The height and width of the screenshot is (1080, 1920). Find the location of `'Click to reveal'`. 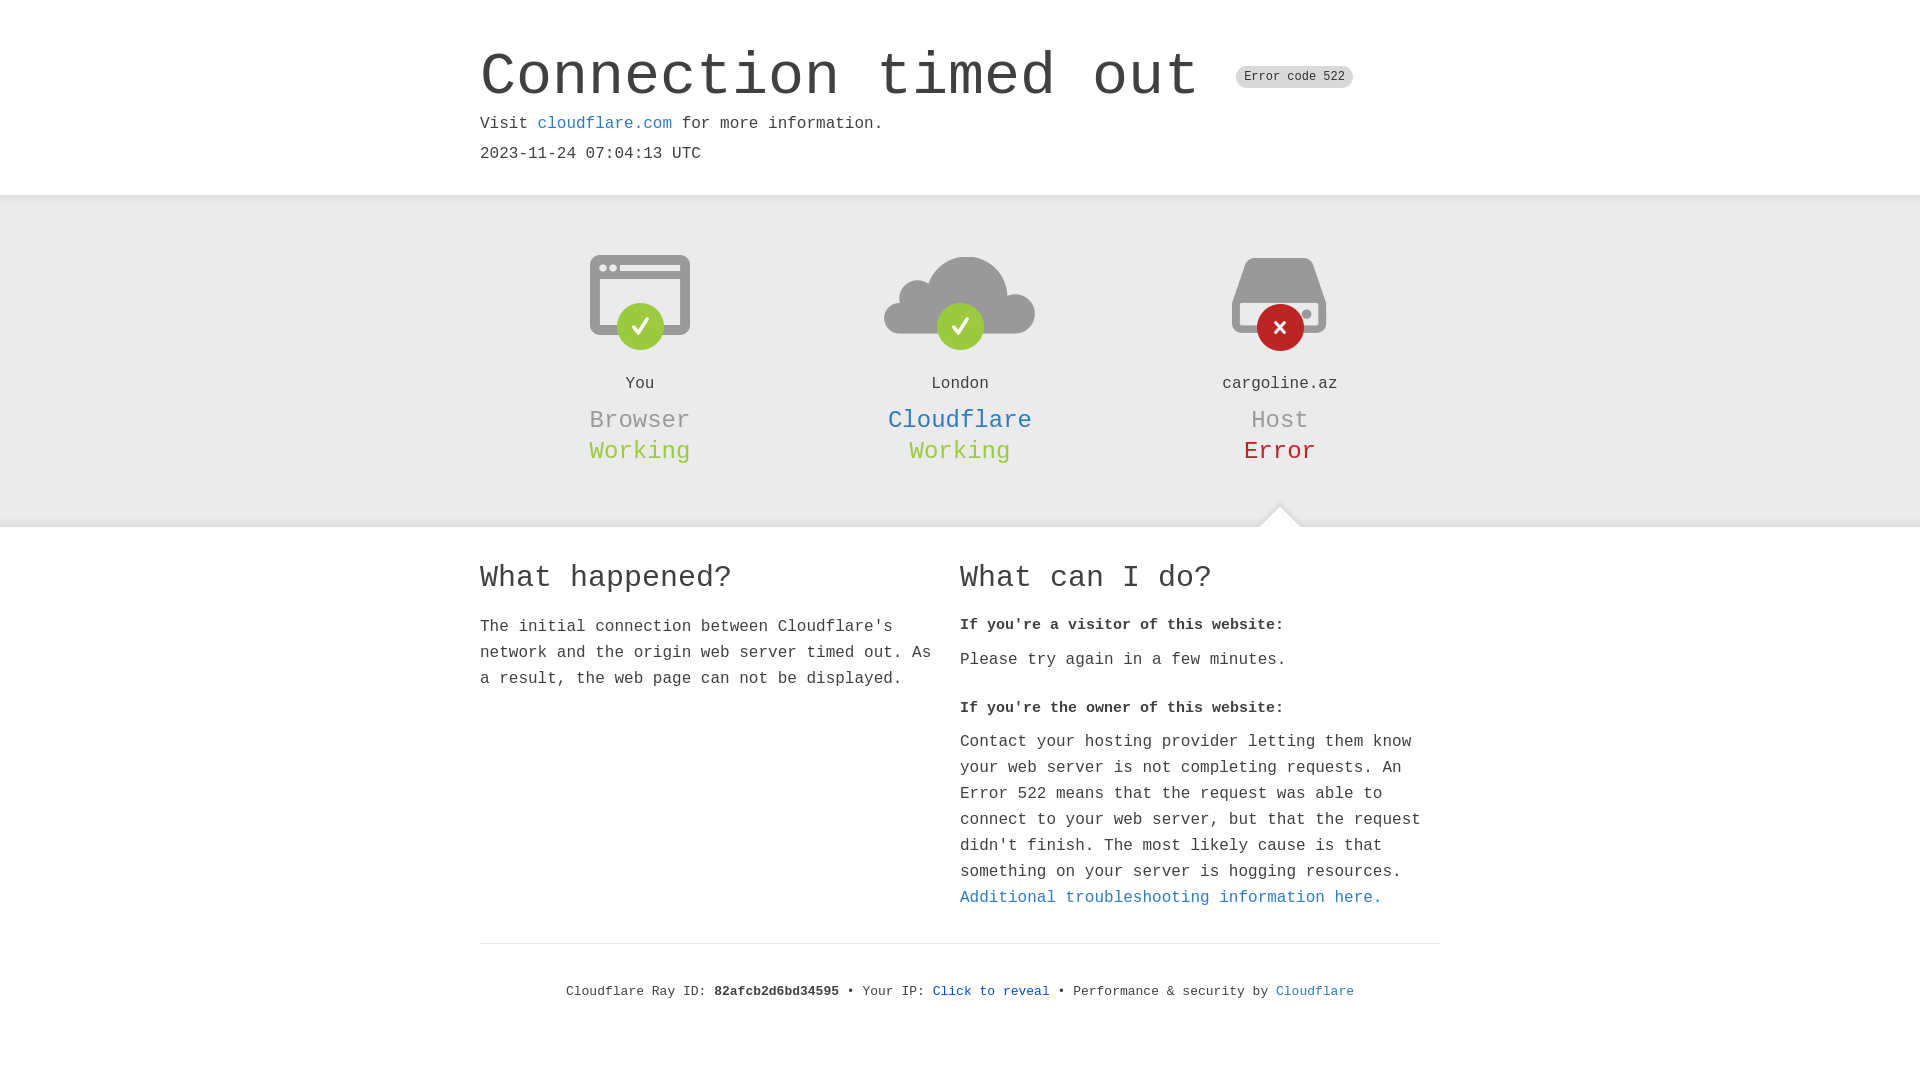

'Click to reveal' is located at coordinates (991, 991).